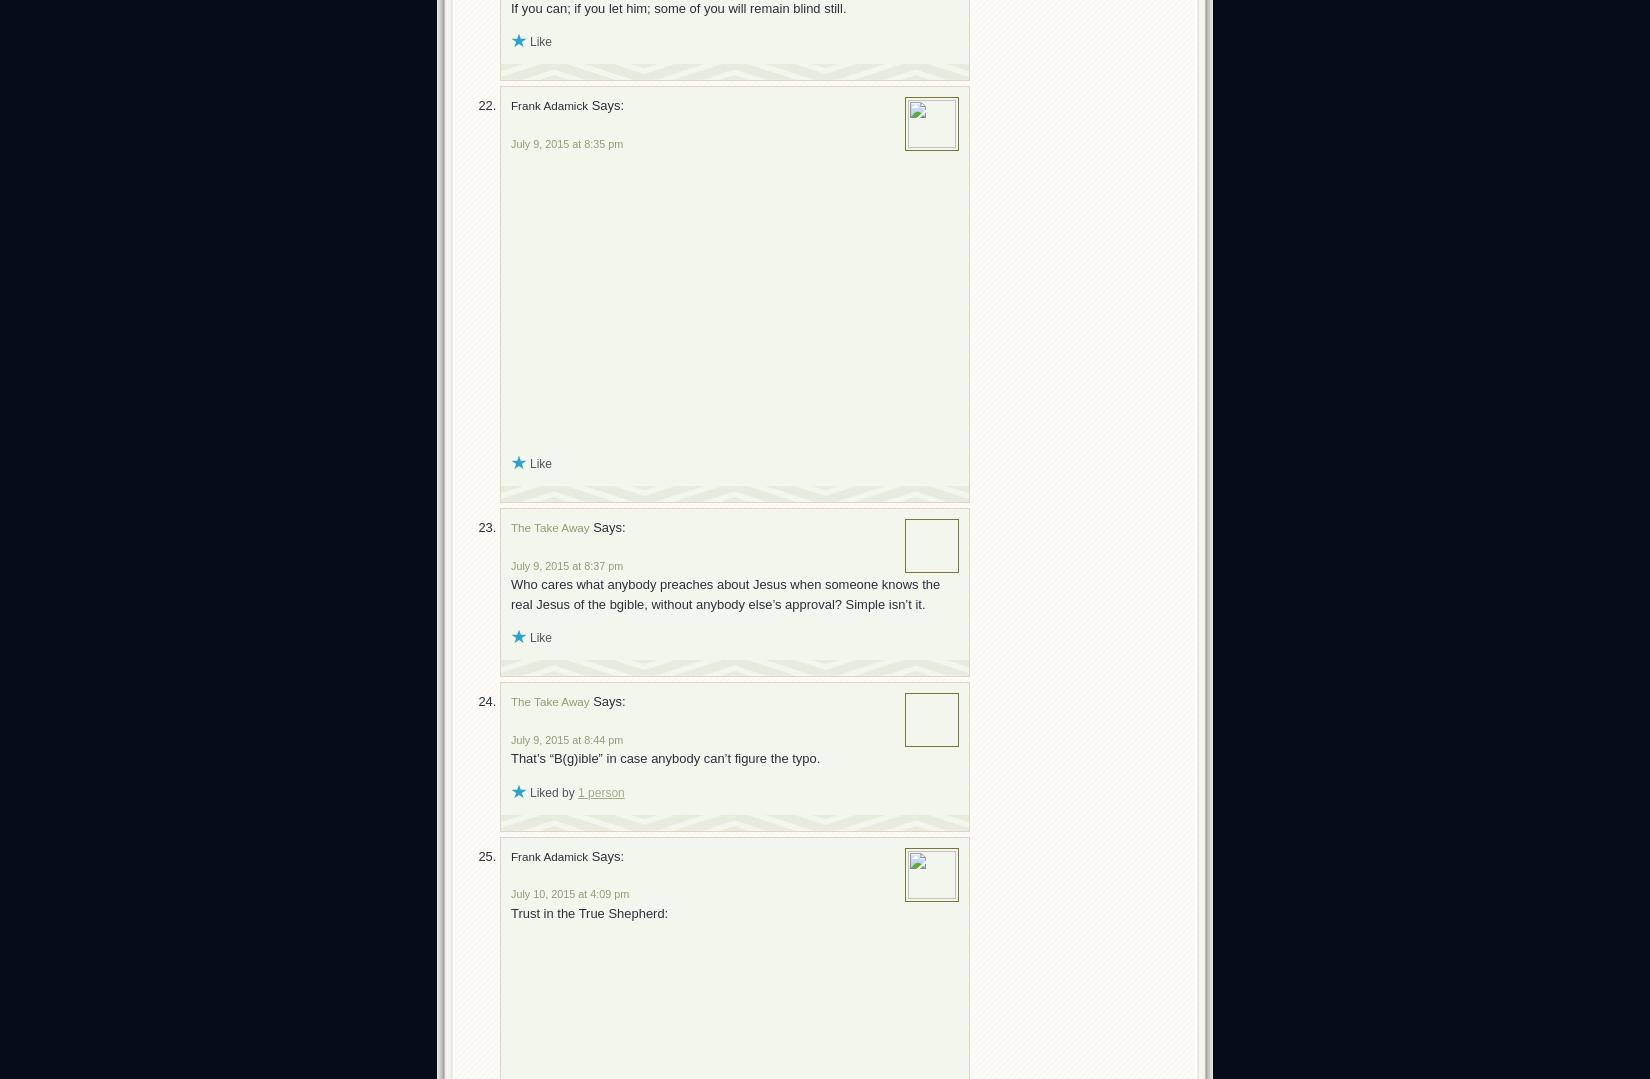  I want to click on 'Who cares what anybody preaches about Jesus when someone knows the real Jesus of the bgible, without anybody else’s approval? Simple isn’t it.', so click(724, 593).